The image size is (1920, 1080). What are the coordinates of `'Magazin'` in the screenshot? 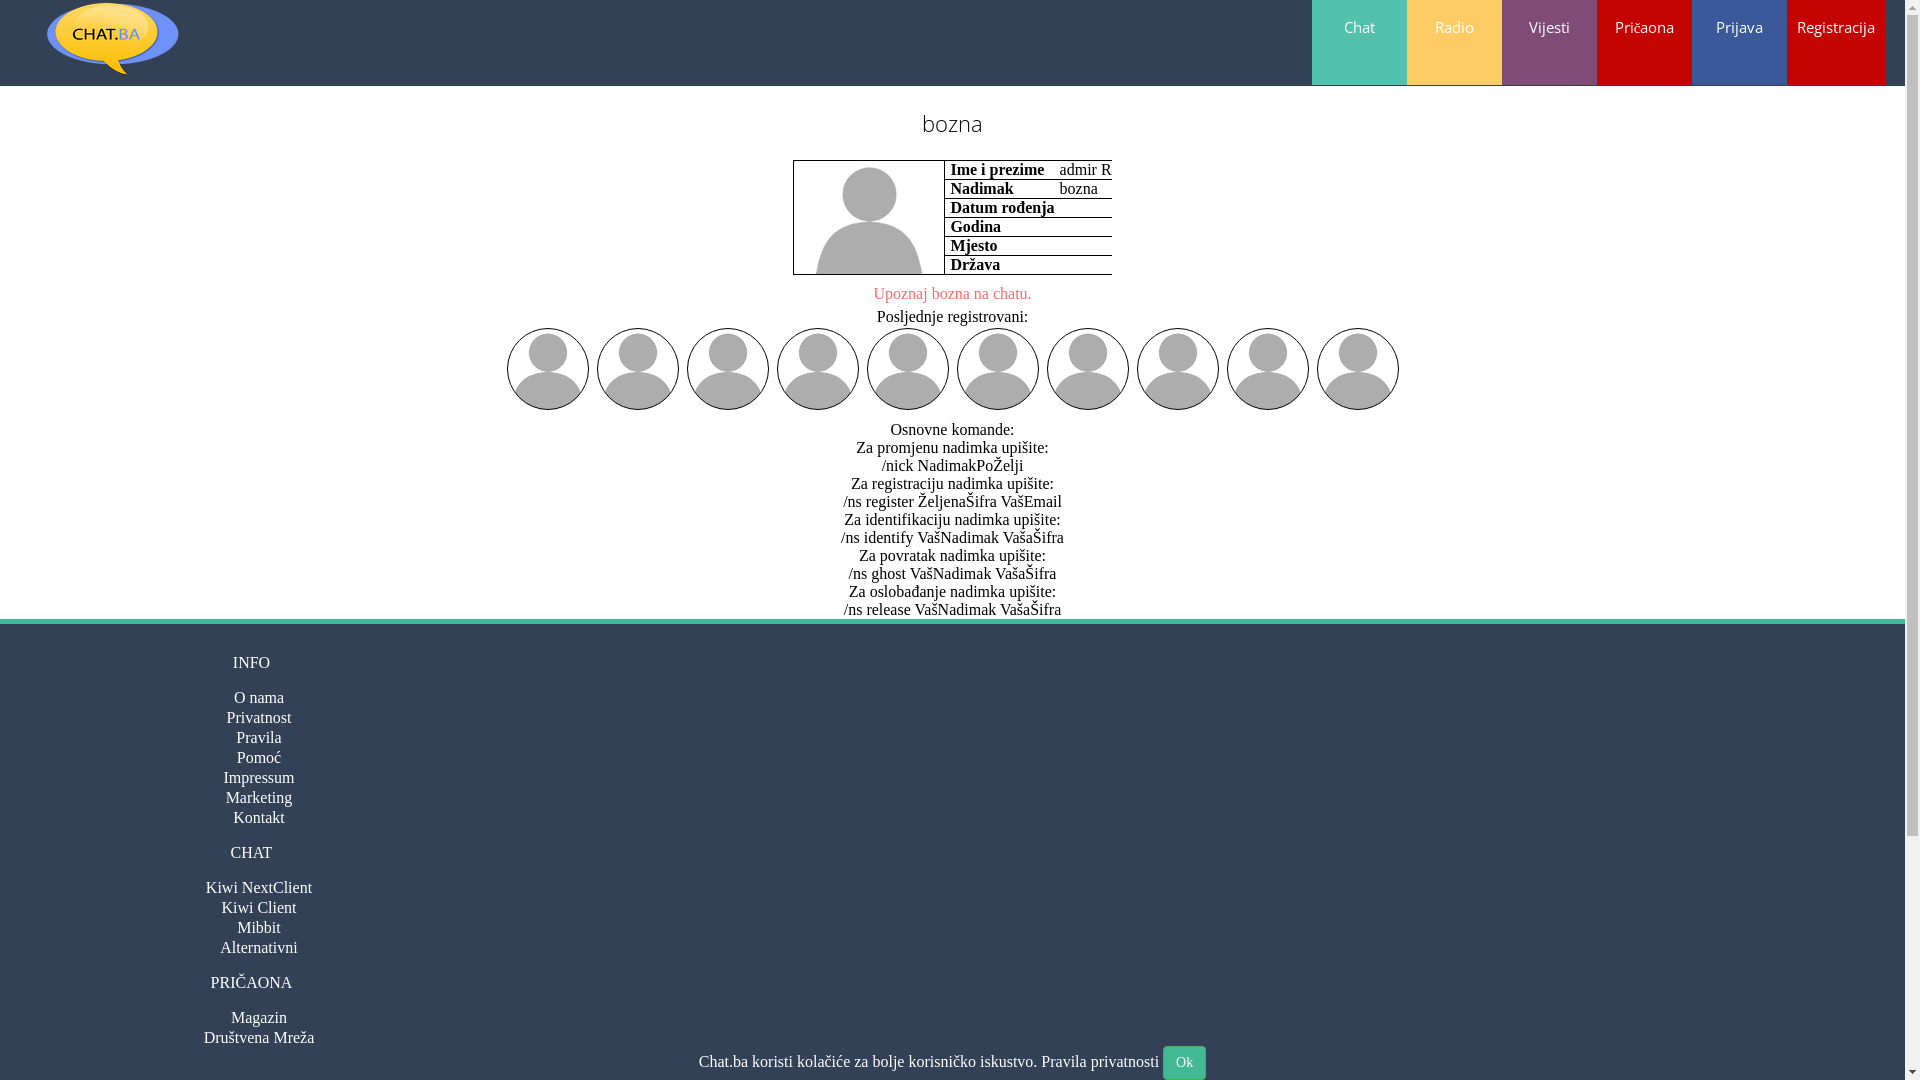 It's located at (258, 1017).